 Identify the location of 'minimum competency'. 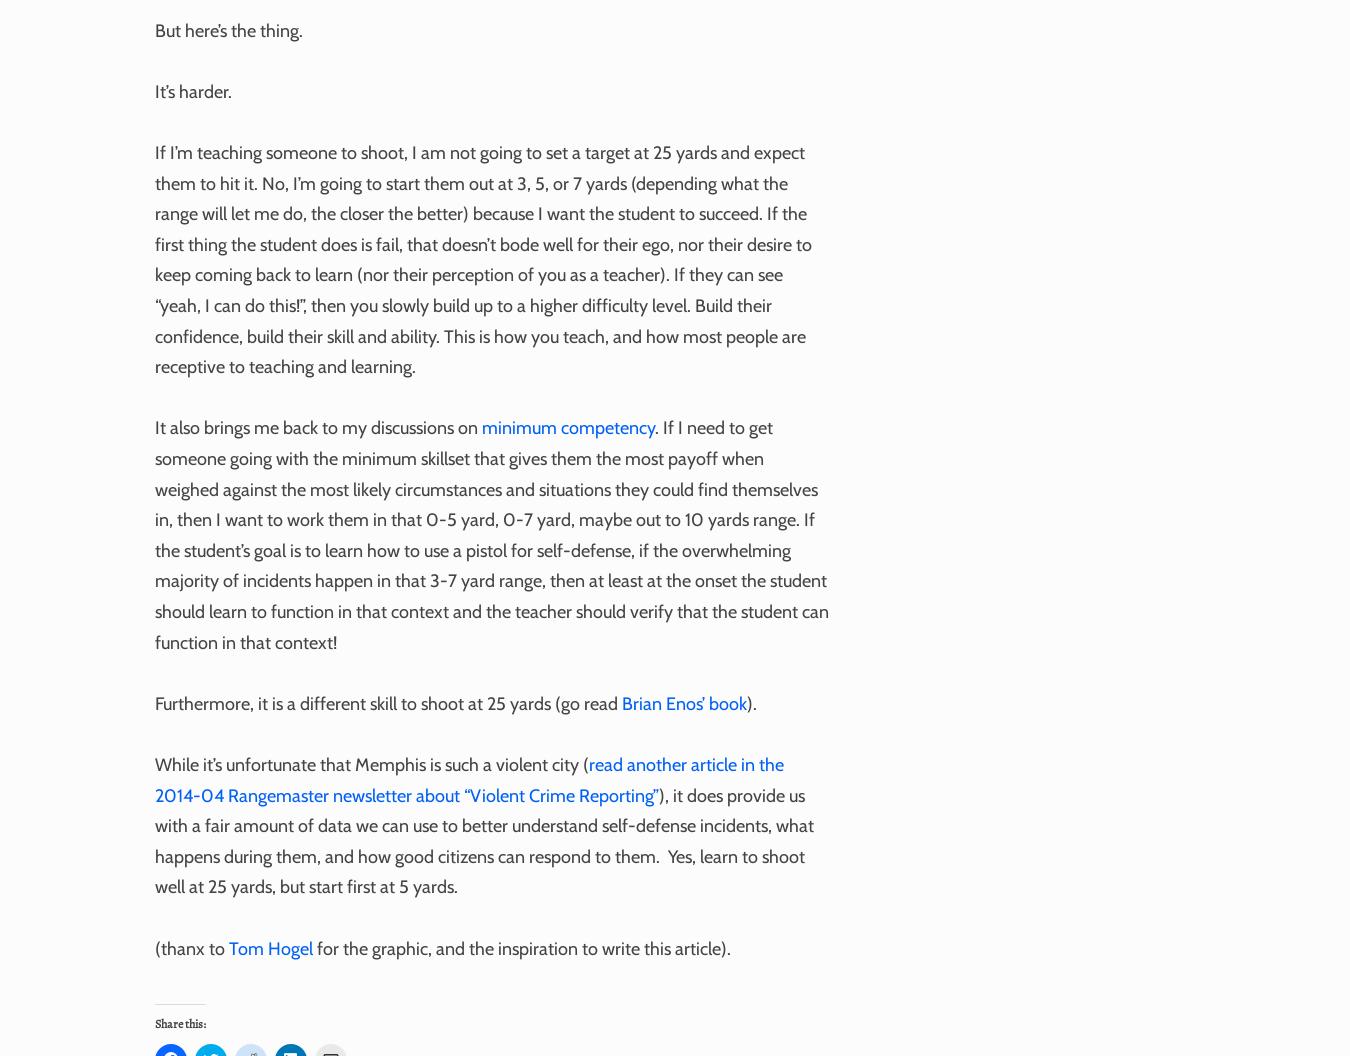
(568, 427).